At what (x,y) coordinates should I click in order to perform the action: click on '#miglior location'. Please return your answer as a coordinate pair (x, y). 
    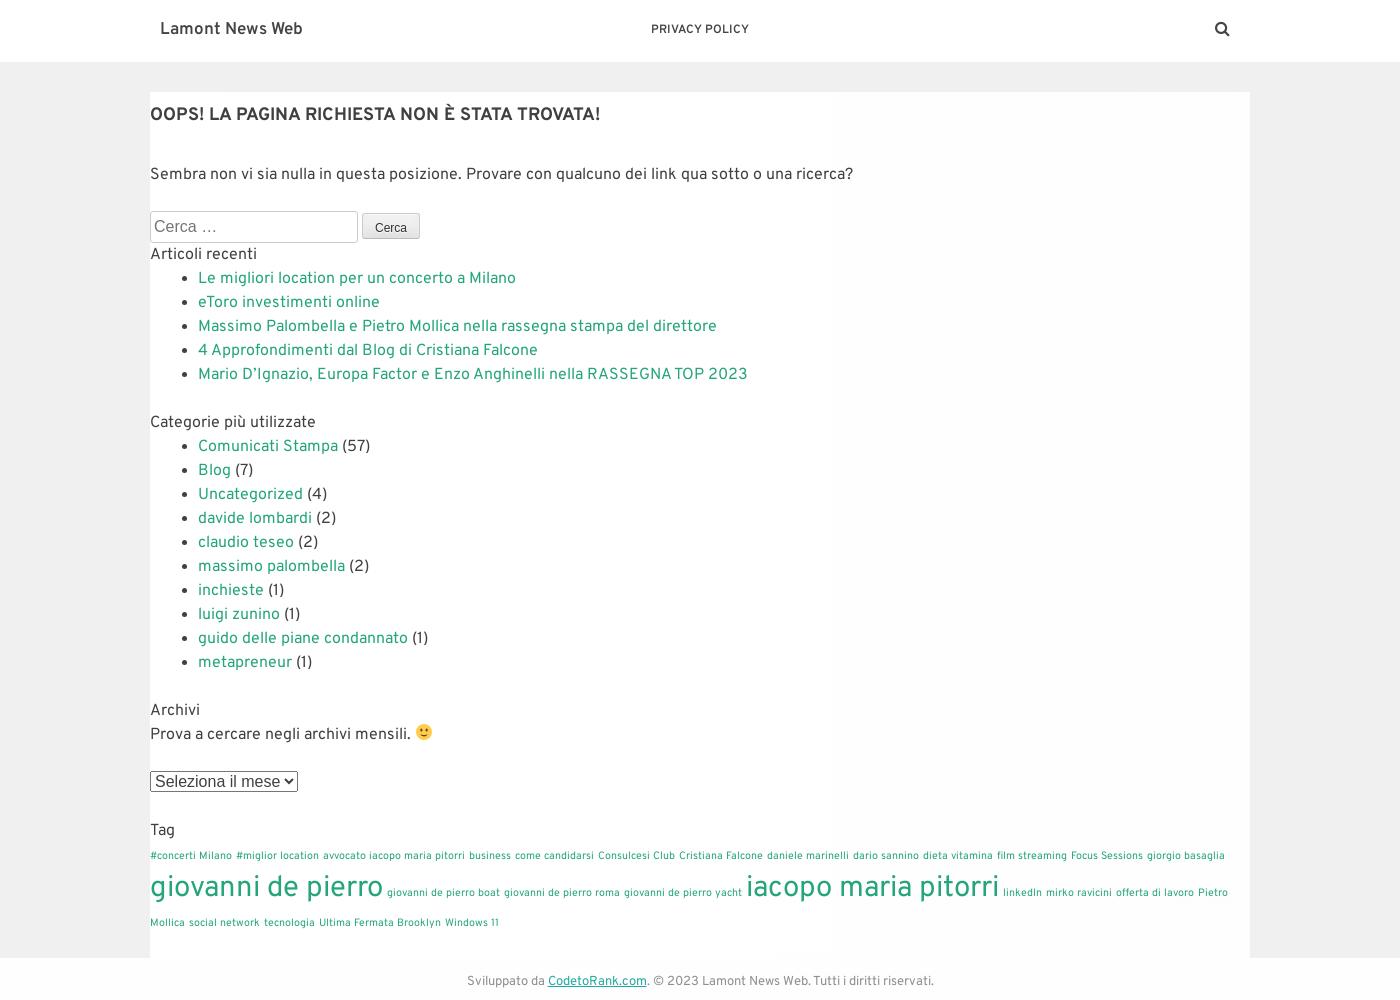
    Looking at the image, I should click on (277, 854).